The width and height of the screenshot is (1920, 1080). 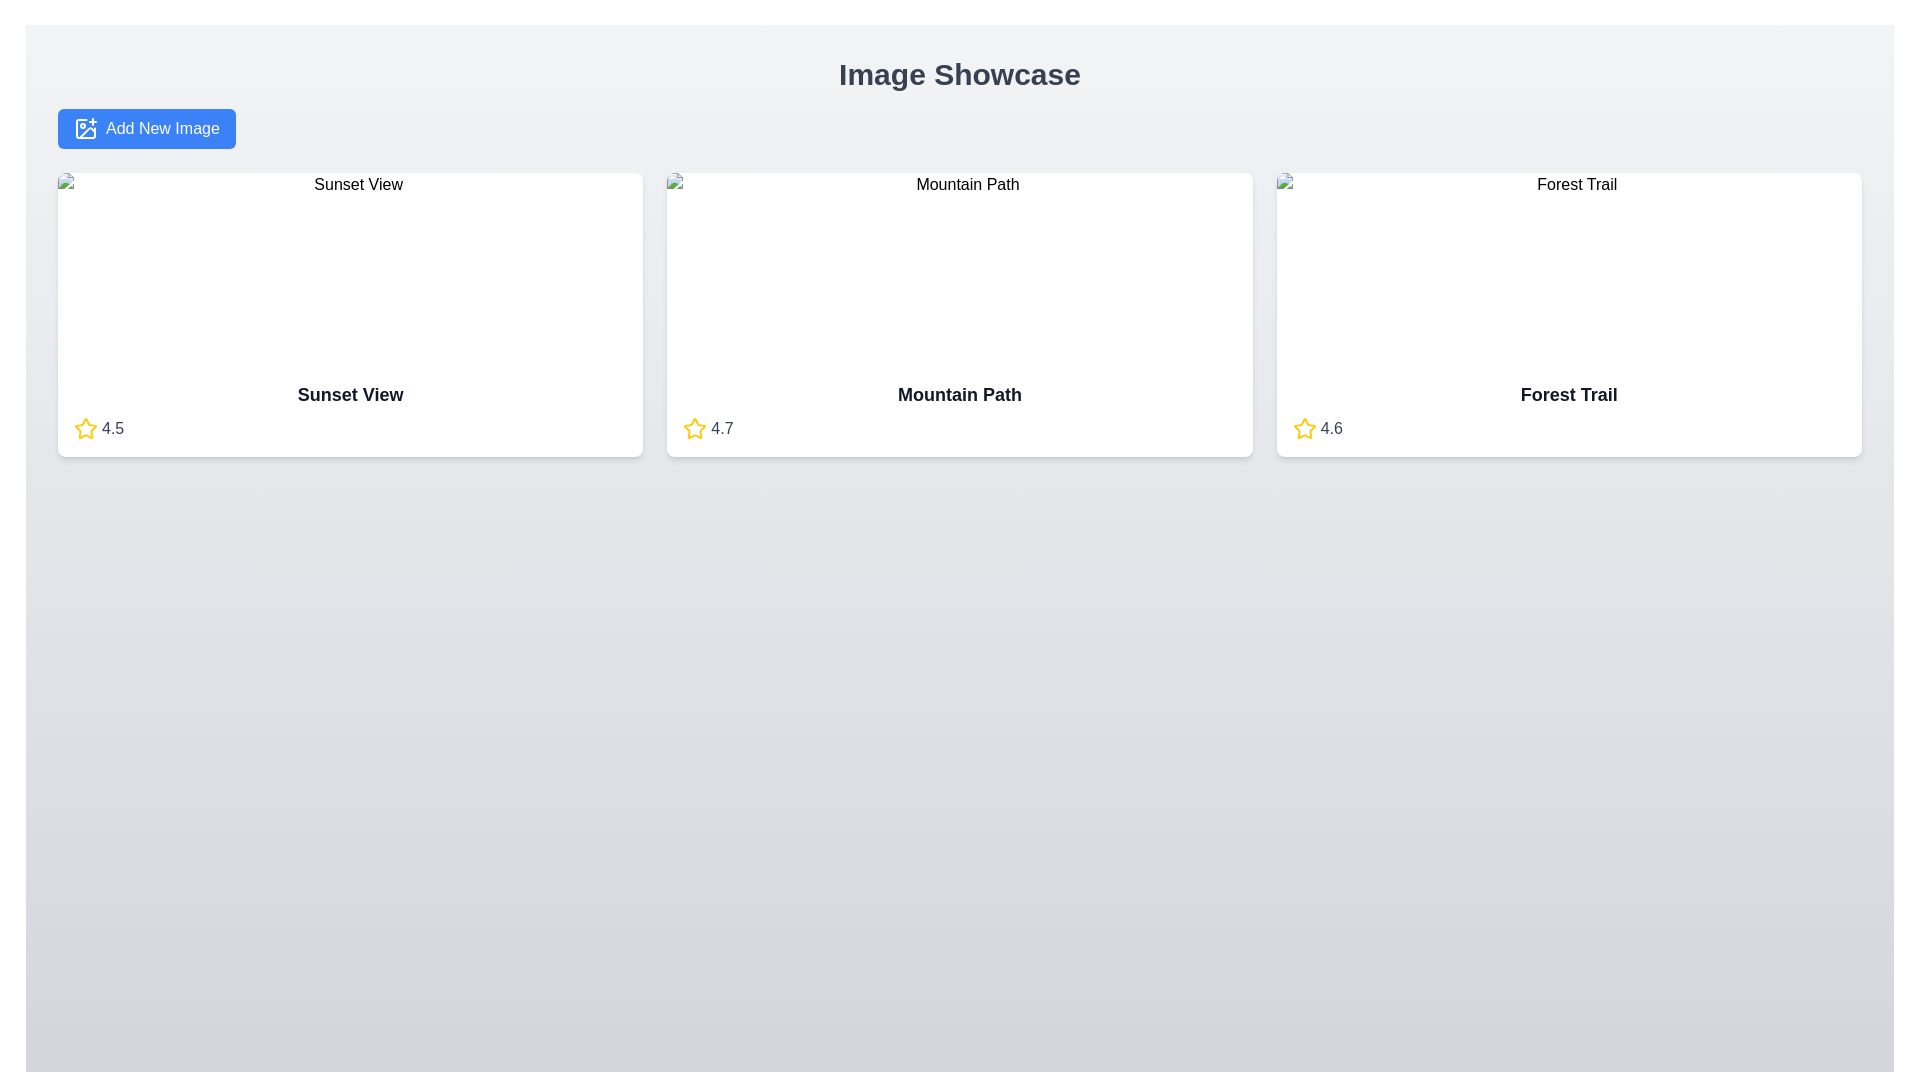 I want to click on the 'Sunset View' text within the rating display component, so click(x=350, y=410).